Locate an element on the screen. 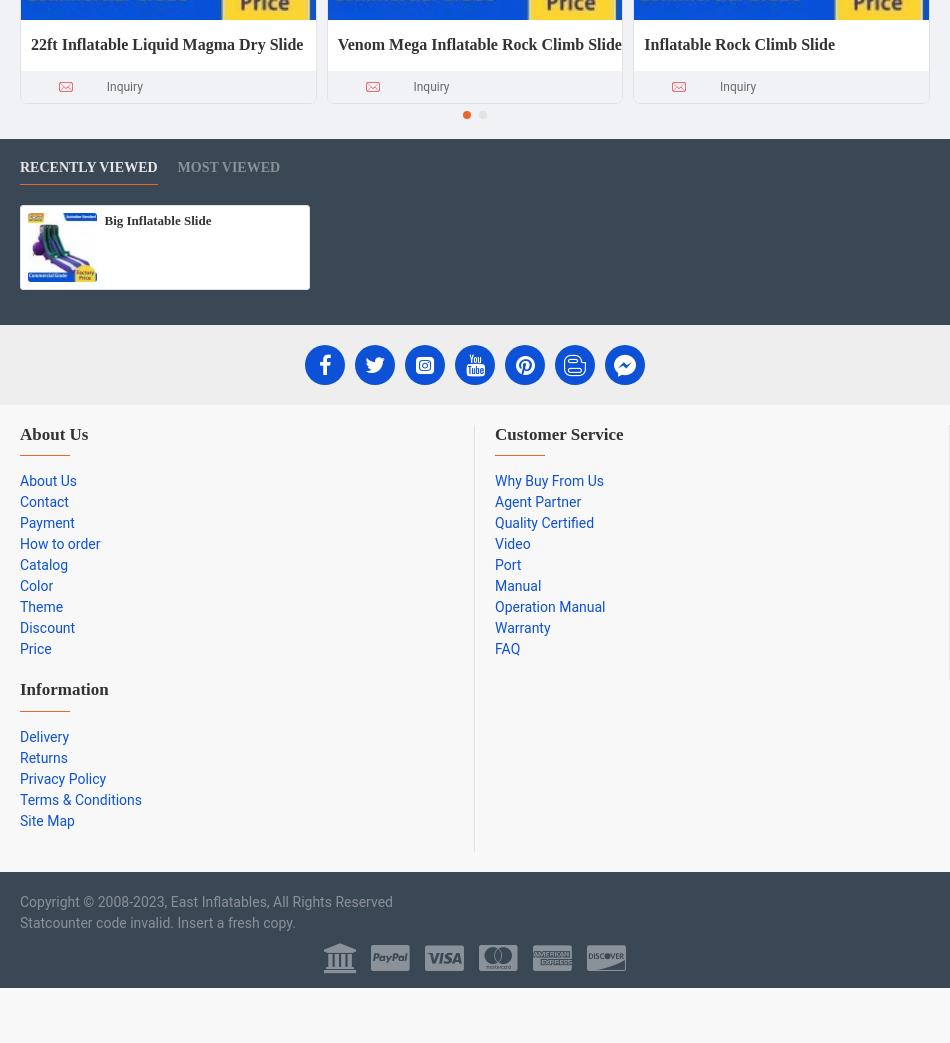  'Price' is located at coordinates (20, 647).